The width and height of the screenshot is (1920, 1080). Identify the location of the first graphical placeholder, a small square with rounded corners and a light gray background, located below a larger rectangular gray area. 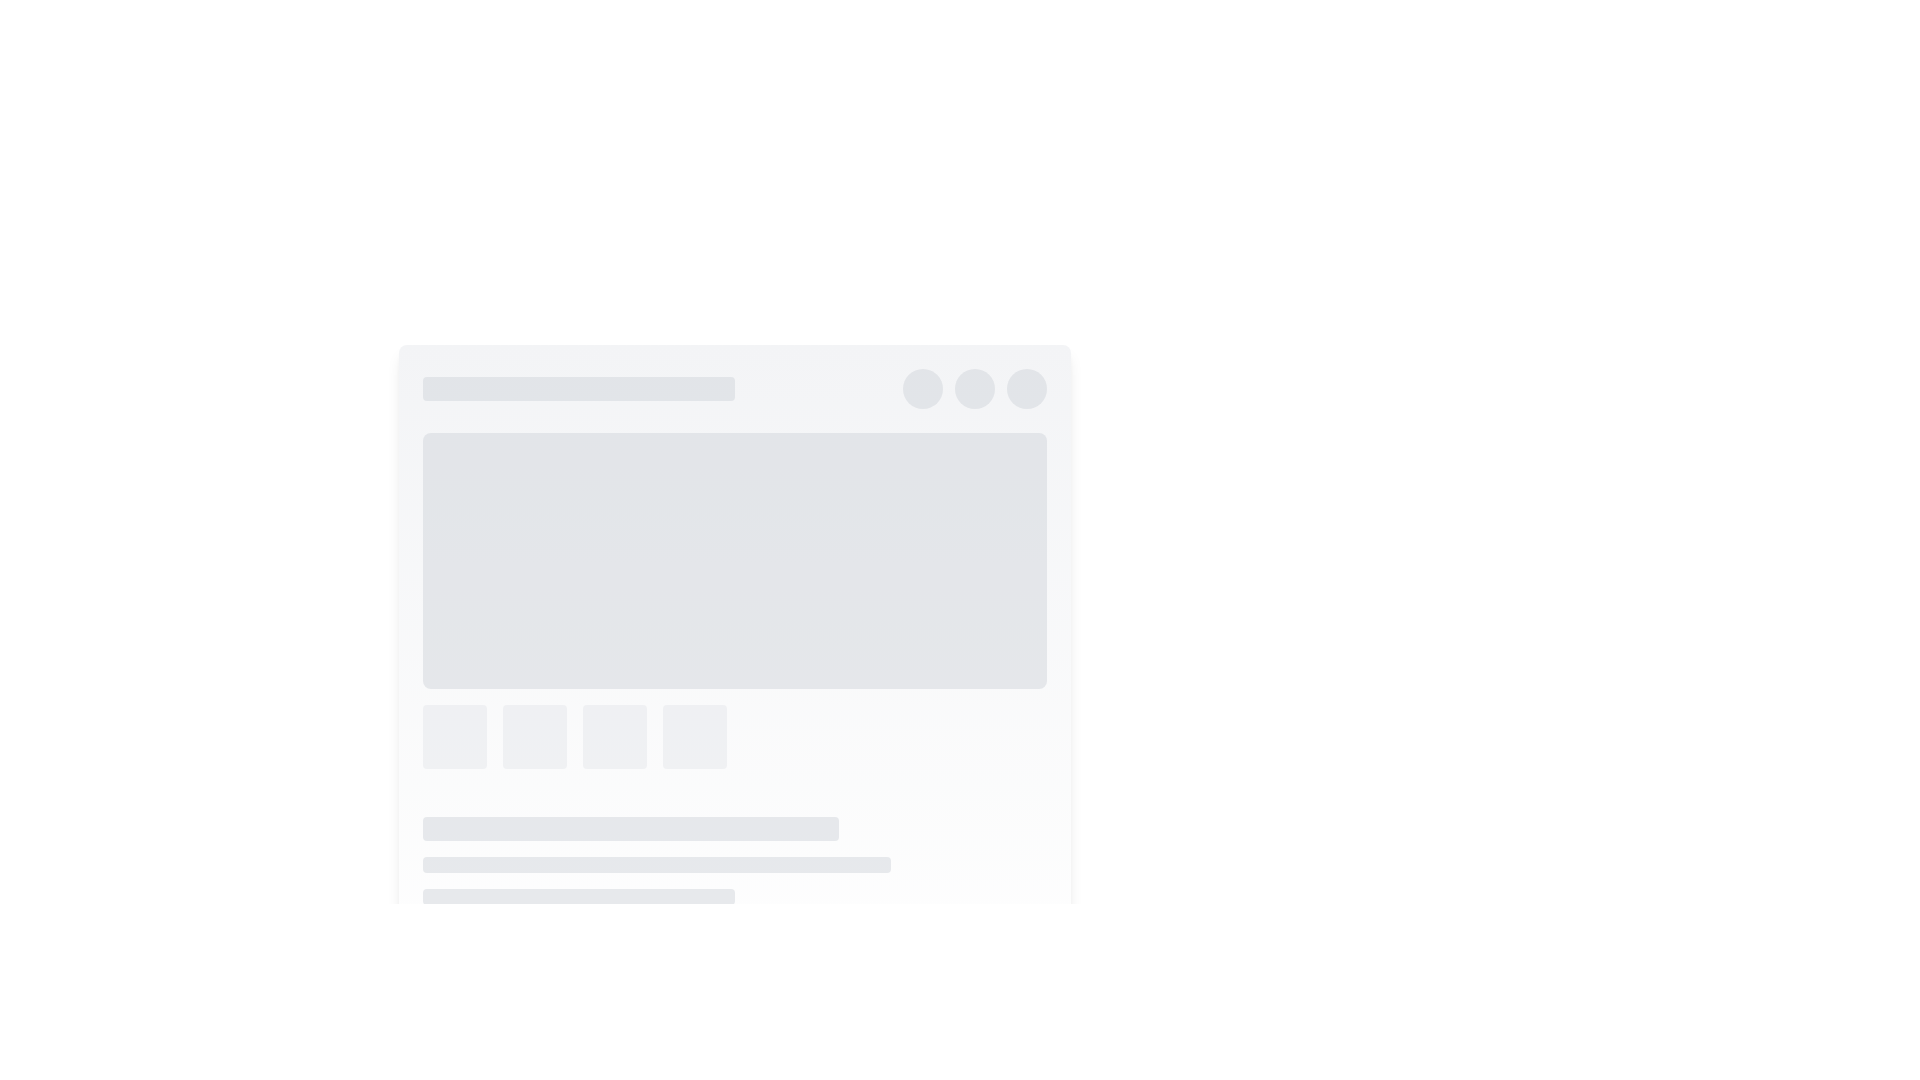
(453, 736).